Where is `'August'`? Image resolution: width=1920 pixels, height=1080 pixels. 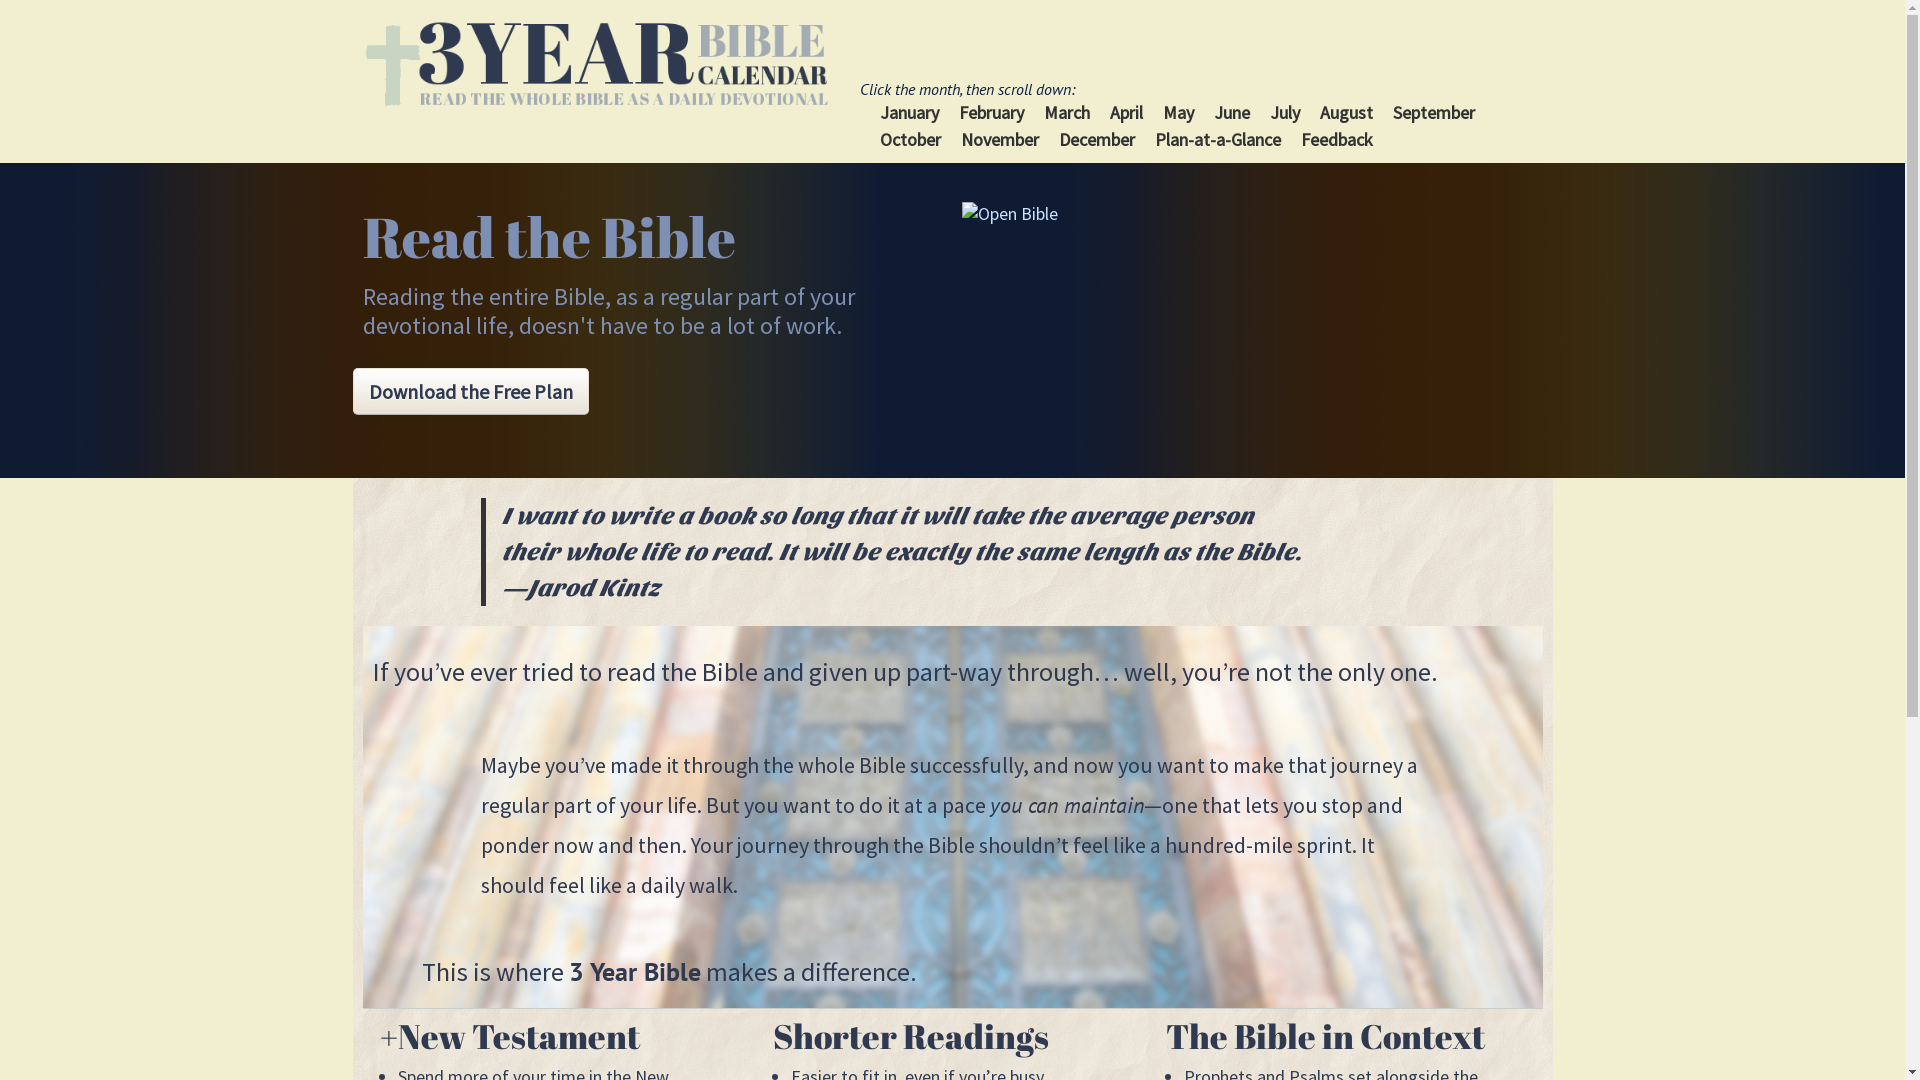 'August' is located at coordinates (1346, 112).